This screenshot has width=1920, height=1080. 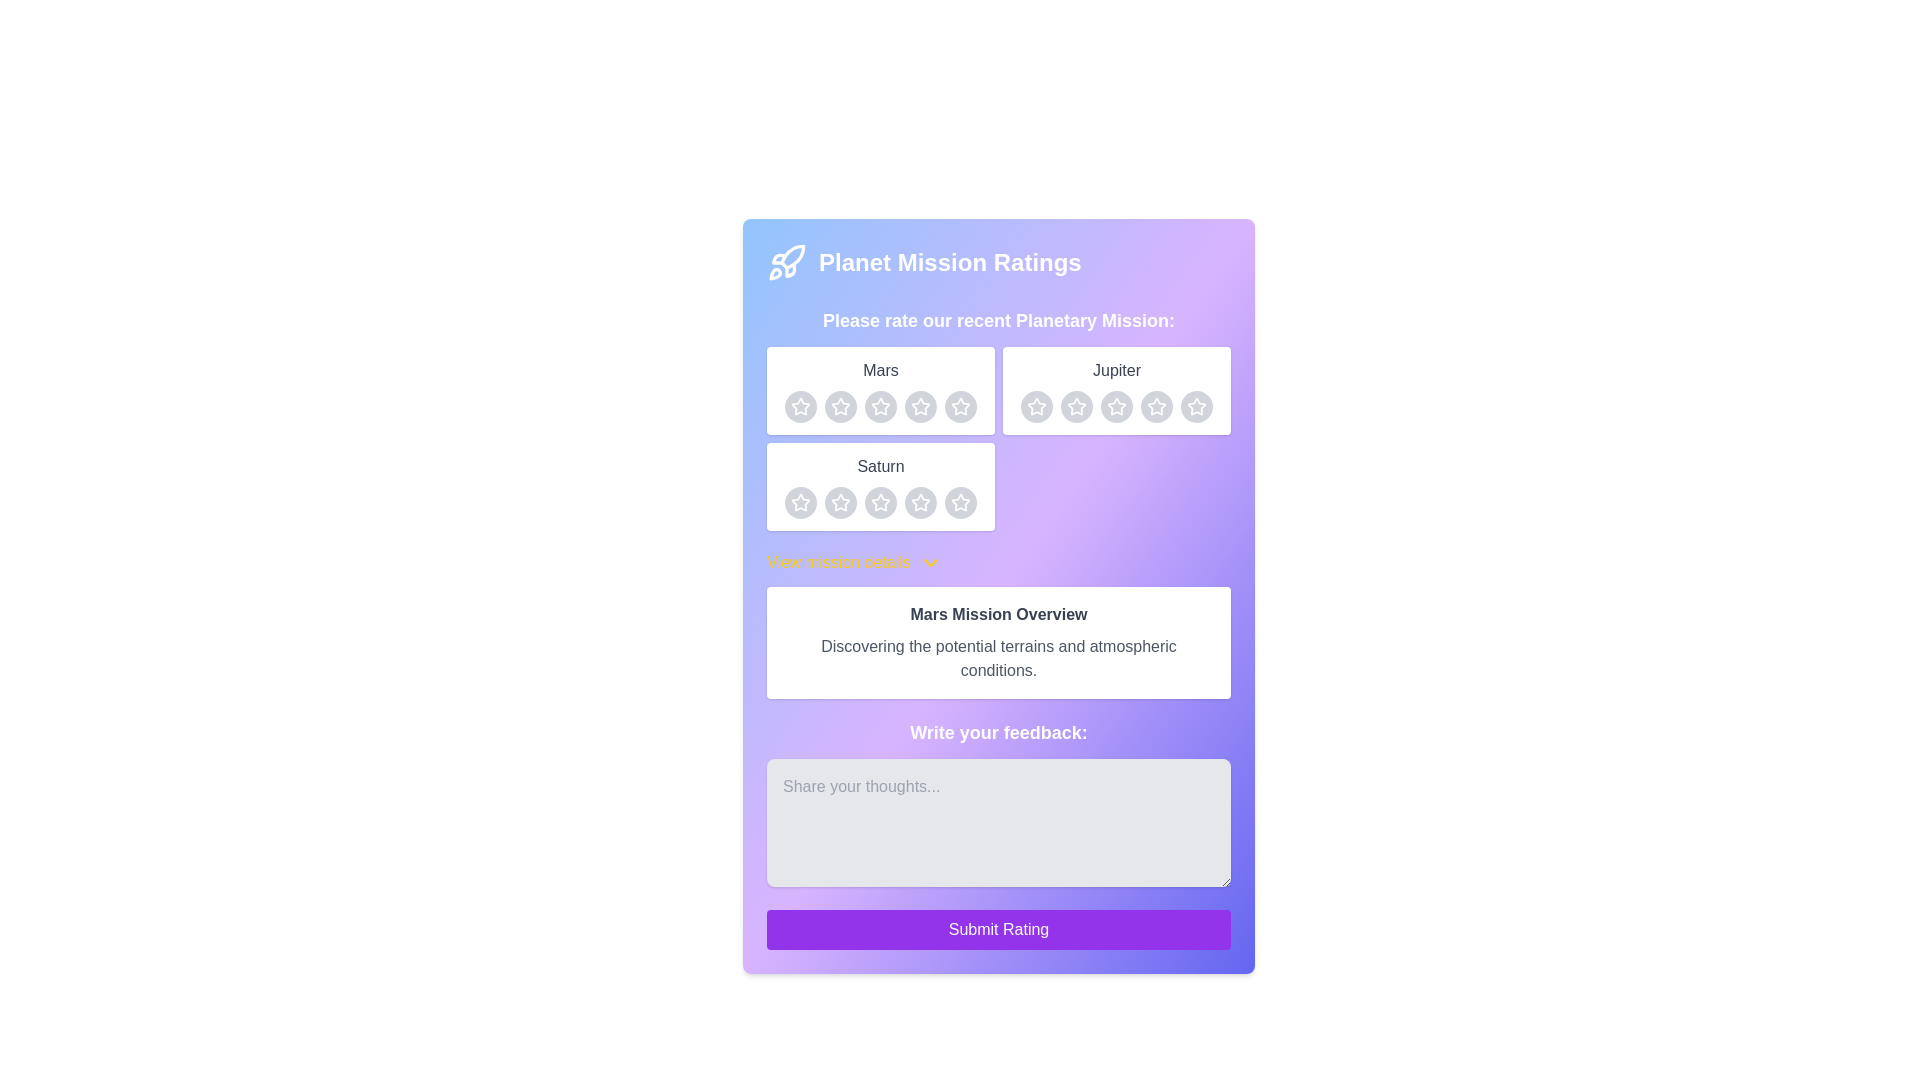 What do you see at coordinates (920, 501) in the screenshot?
I see `the fourth star rating button under the label 'Saturn'` at bounding box center [920, 501].